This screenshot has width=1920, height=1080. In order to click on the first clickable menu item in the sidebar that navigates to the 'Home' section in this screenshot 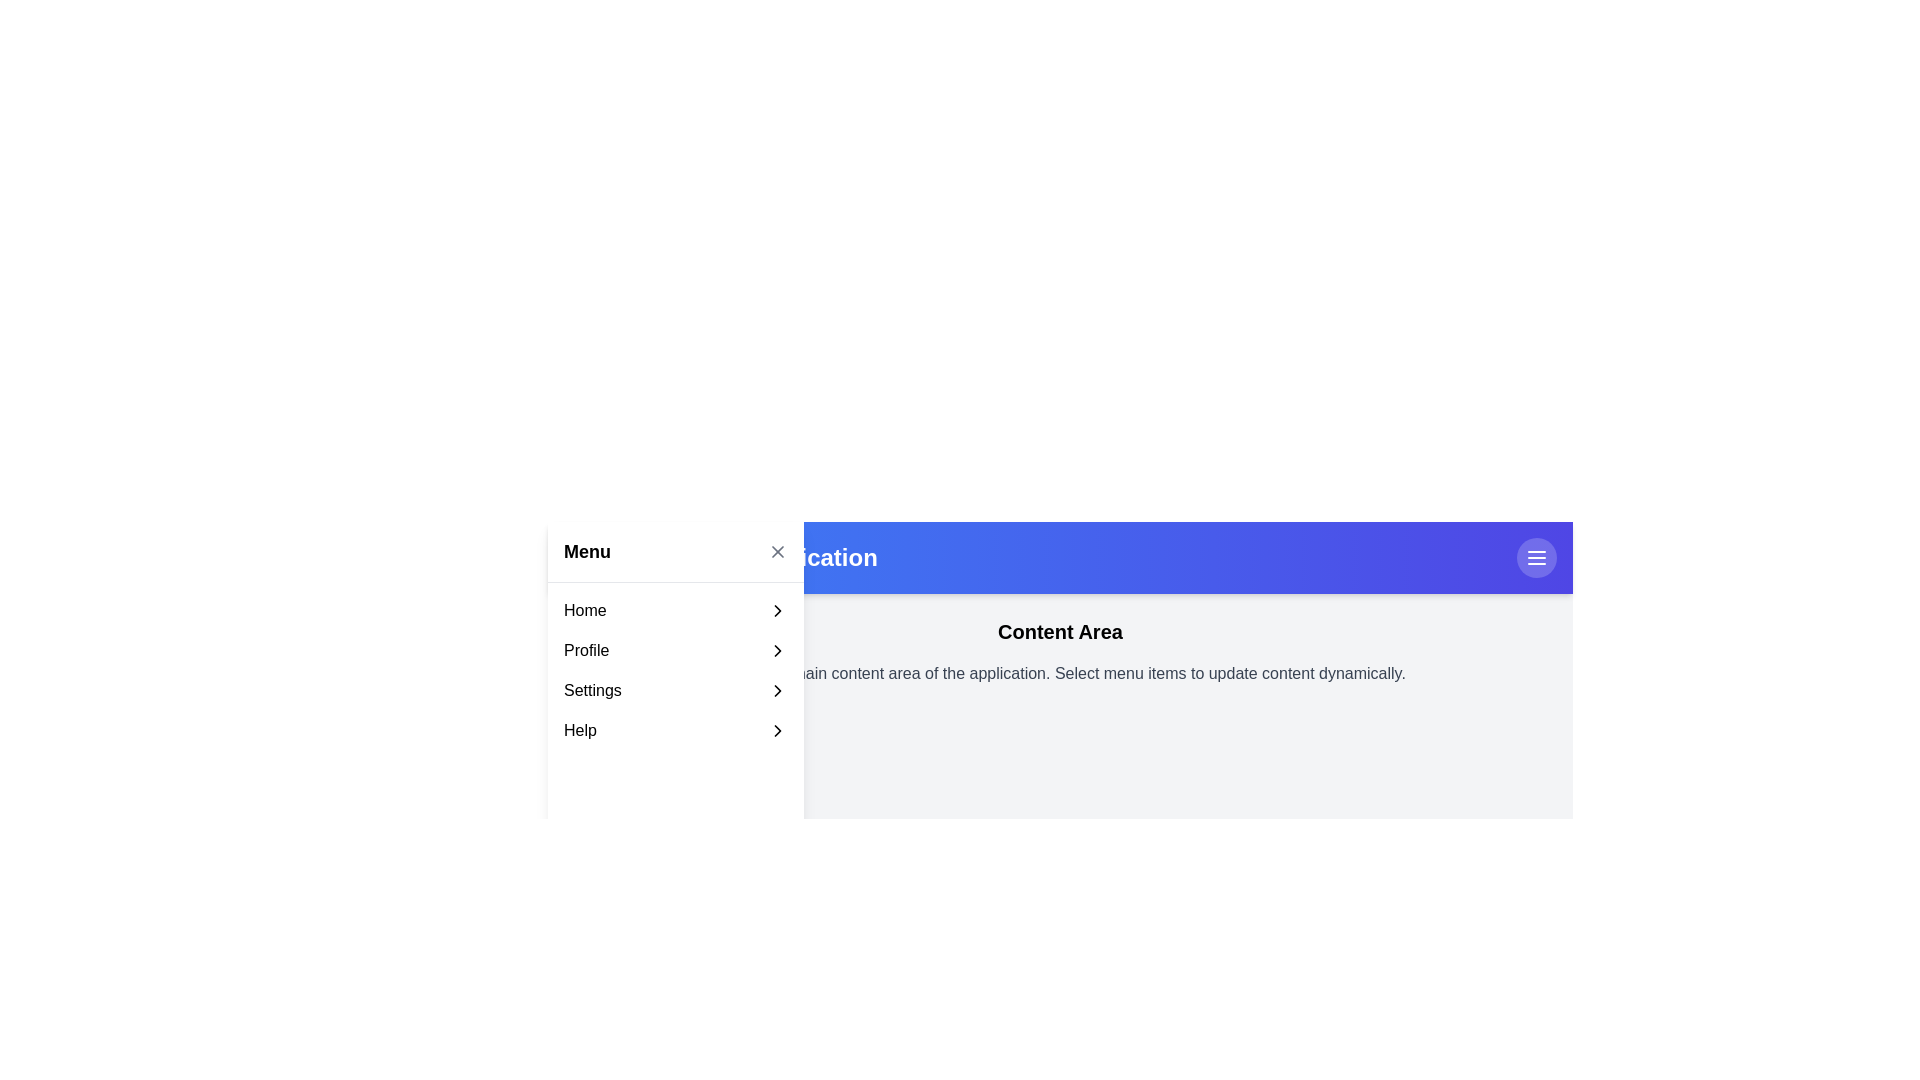, I will do `click(676, 609)`.